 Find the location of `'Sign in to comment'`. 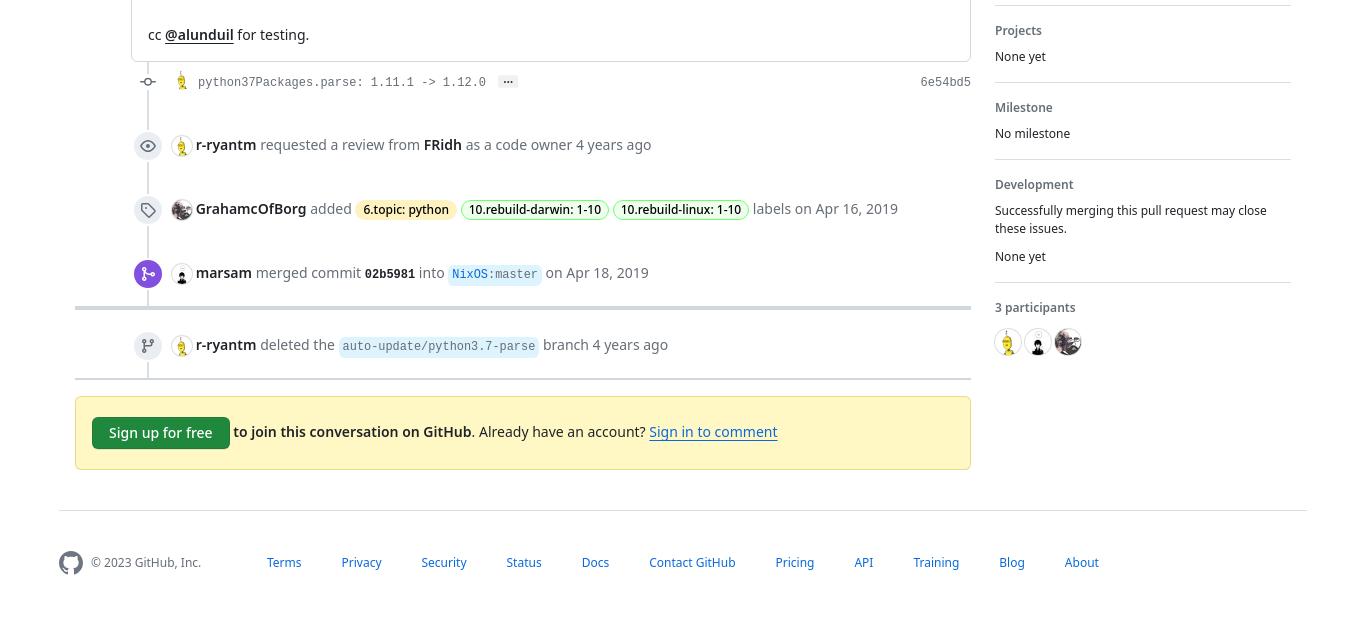

'Sign in to comment' is located at coordinates (713, 430).